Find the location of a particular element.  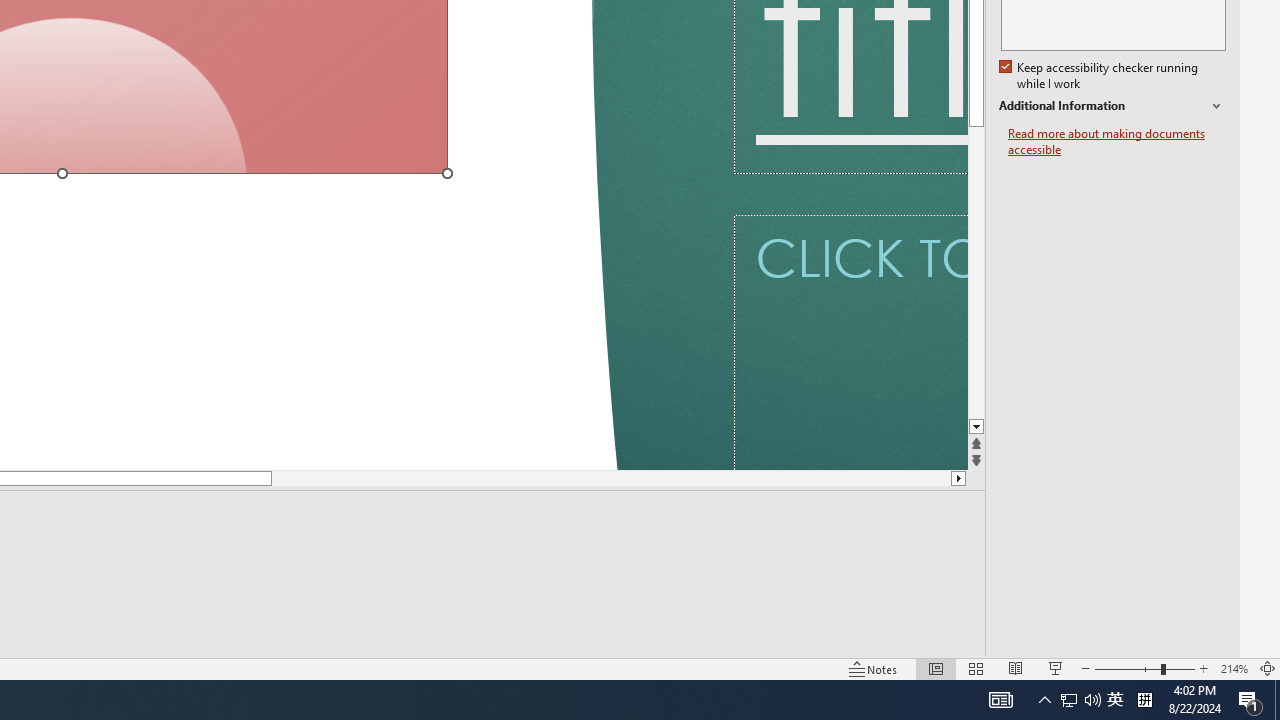

'Read more about making documents accessible' is located at coordinates (1116, 141).